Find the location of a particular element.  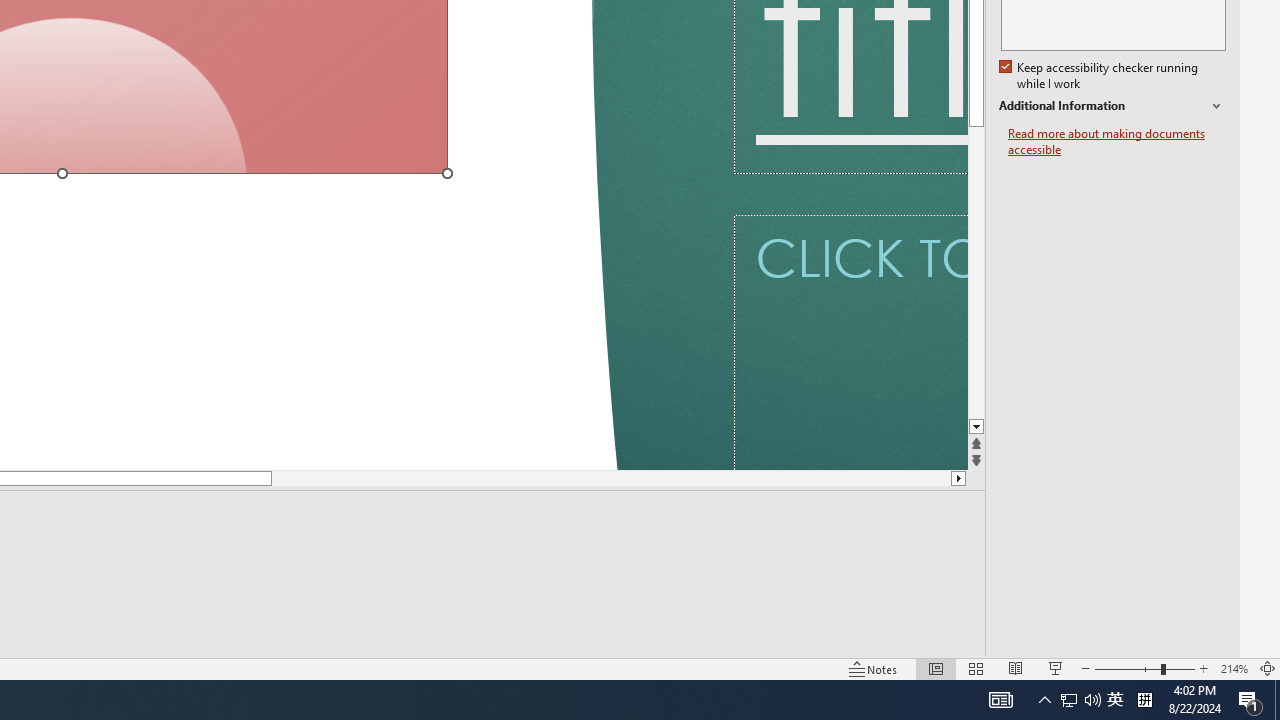

'Read more about making documents accessible' is located at coordinates (1116, 141).